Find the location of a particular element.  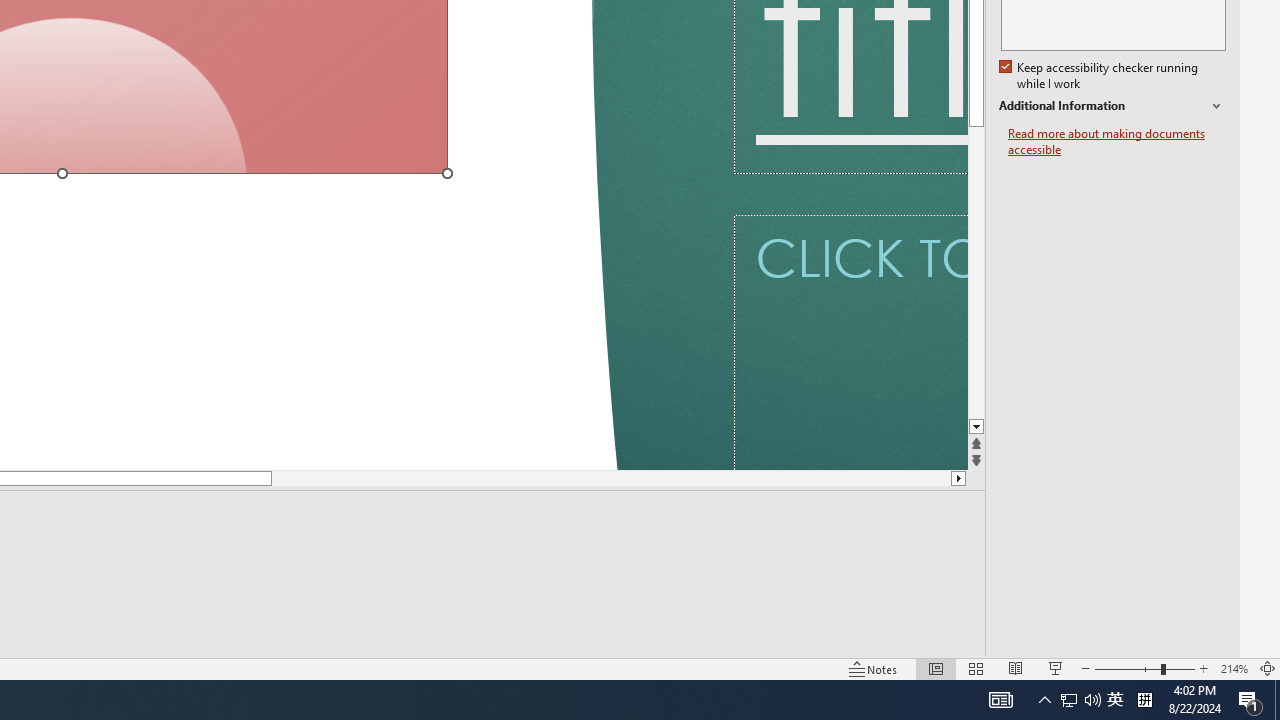

'Read more about making documents accessible' is located at coordinates (1116, 141).